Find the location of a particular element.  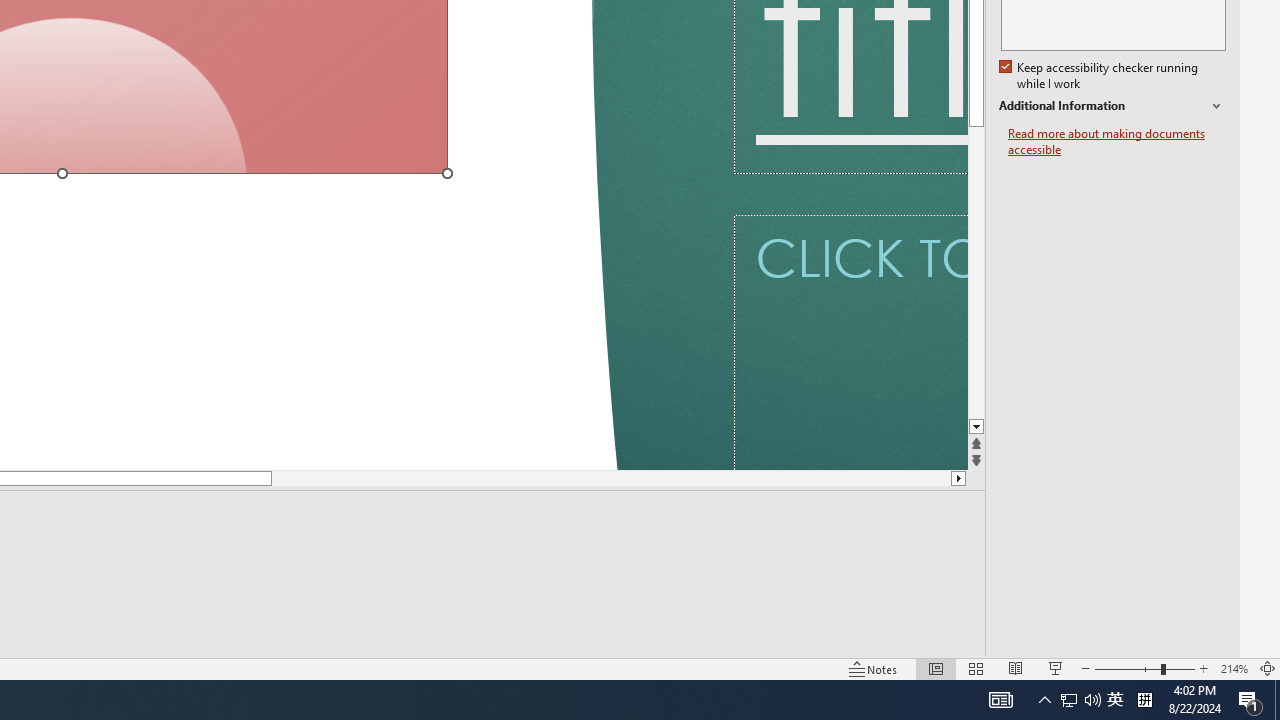

'Read more about making documents accessible' is located at coordinates (1116, 141).